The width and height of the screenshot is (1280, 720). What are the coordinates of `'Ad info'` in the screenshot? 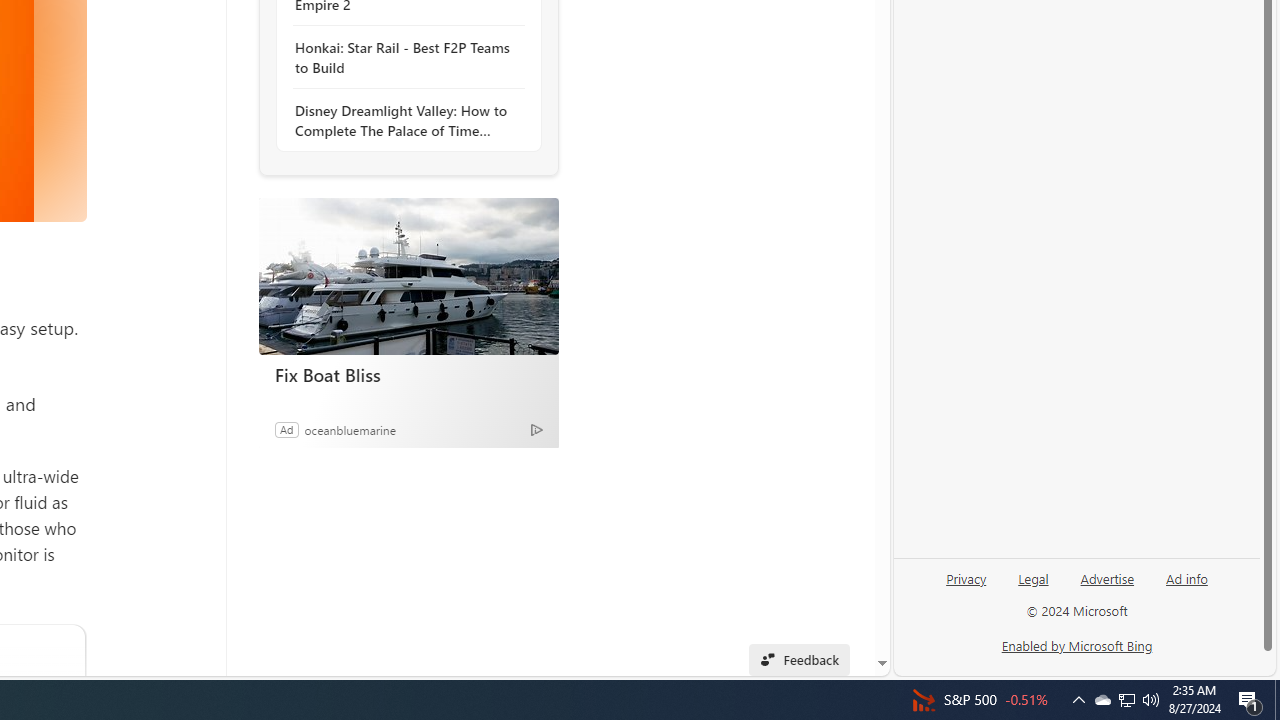 It's located at (1187, 577).